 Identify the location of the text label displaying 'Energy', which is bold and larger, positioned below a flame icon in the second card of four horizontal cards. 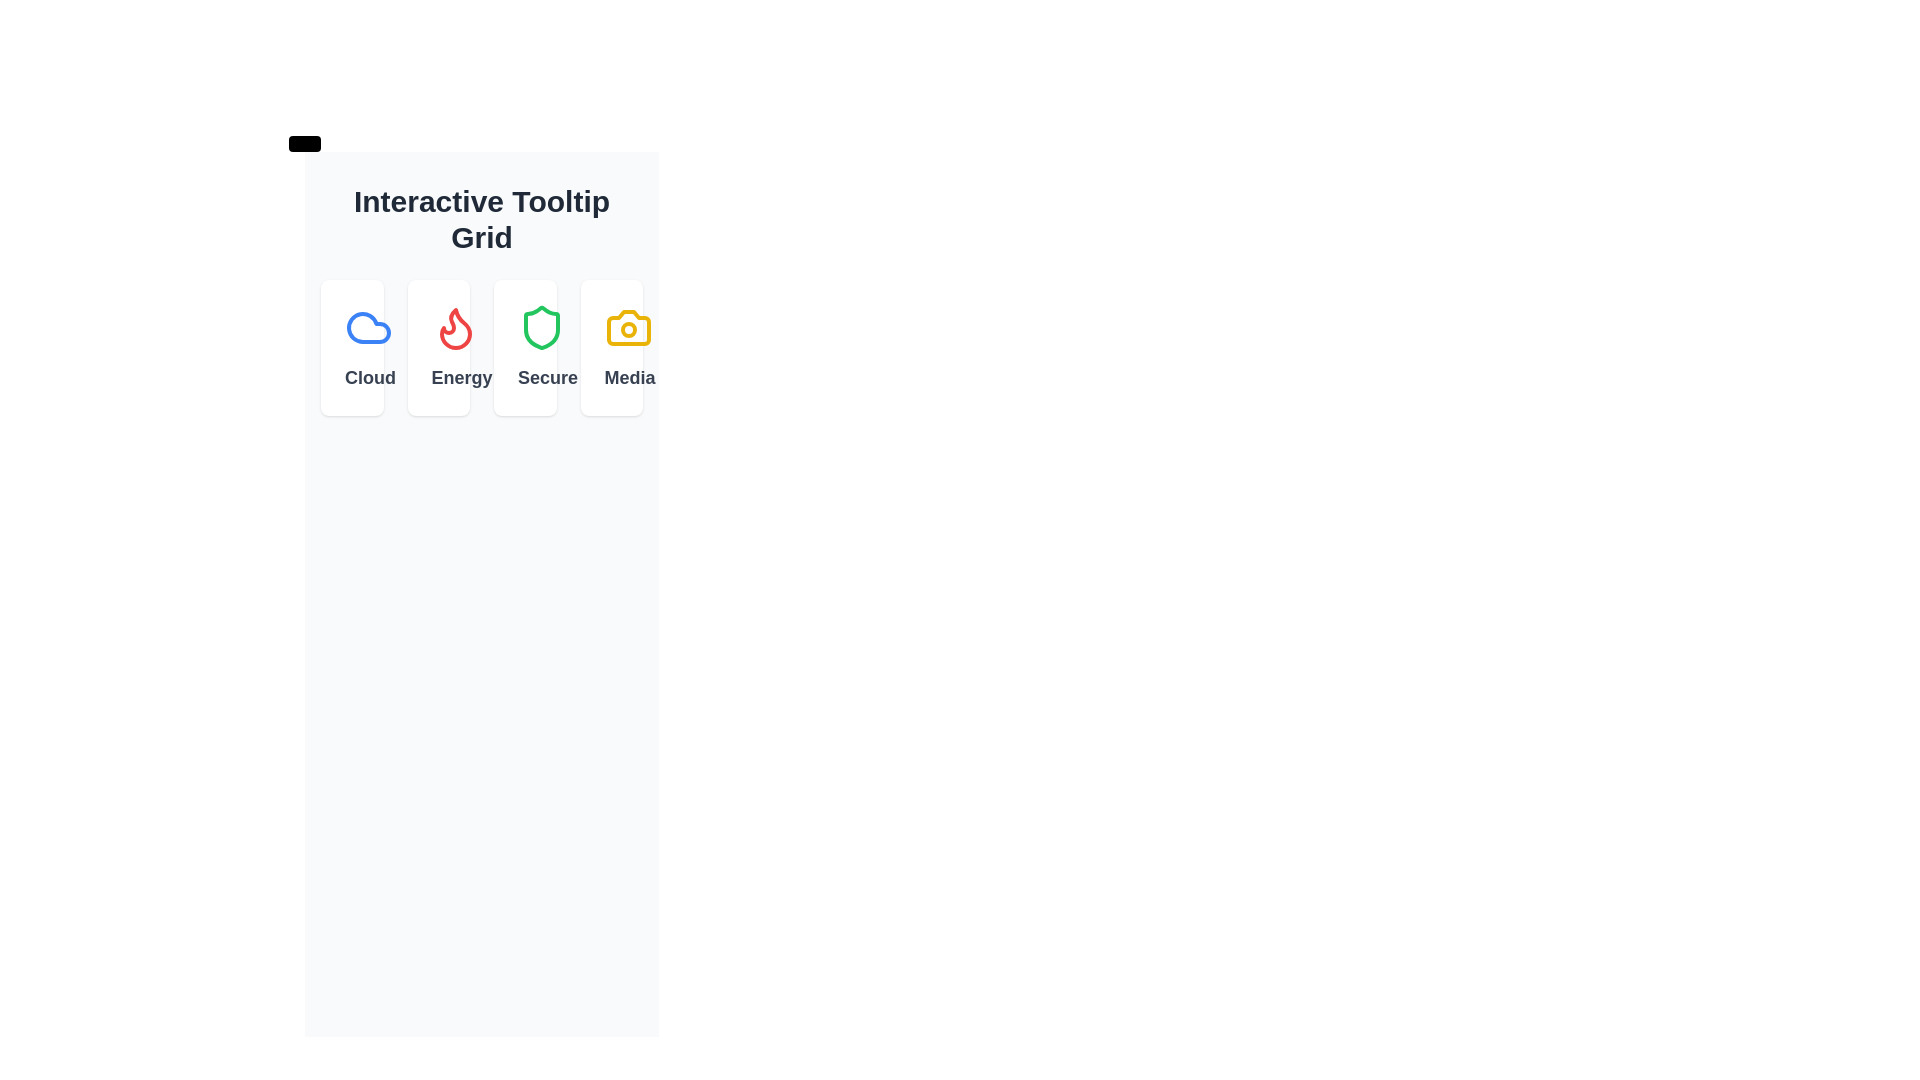
(437, 378).